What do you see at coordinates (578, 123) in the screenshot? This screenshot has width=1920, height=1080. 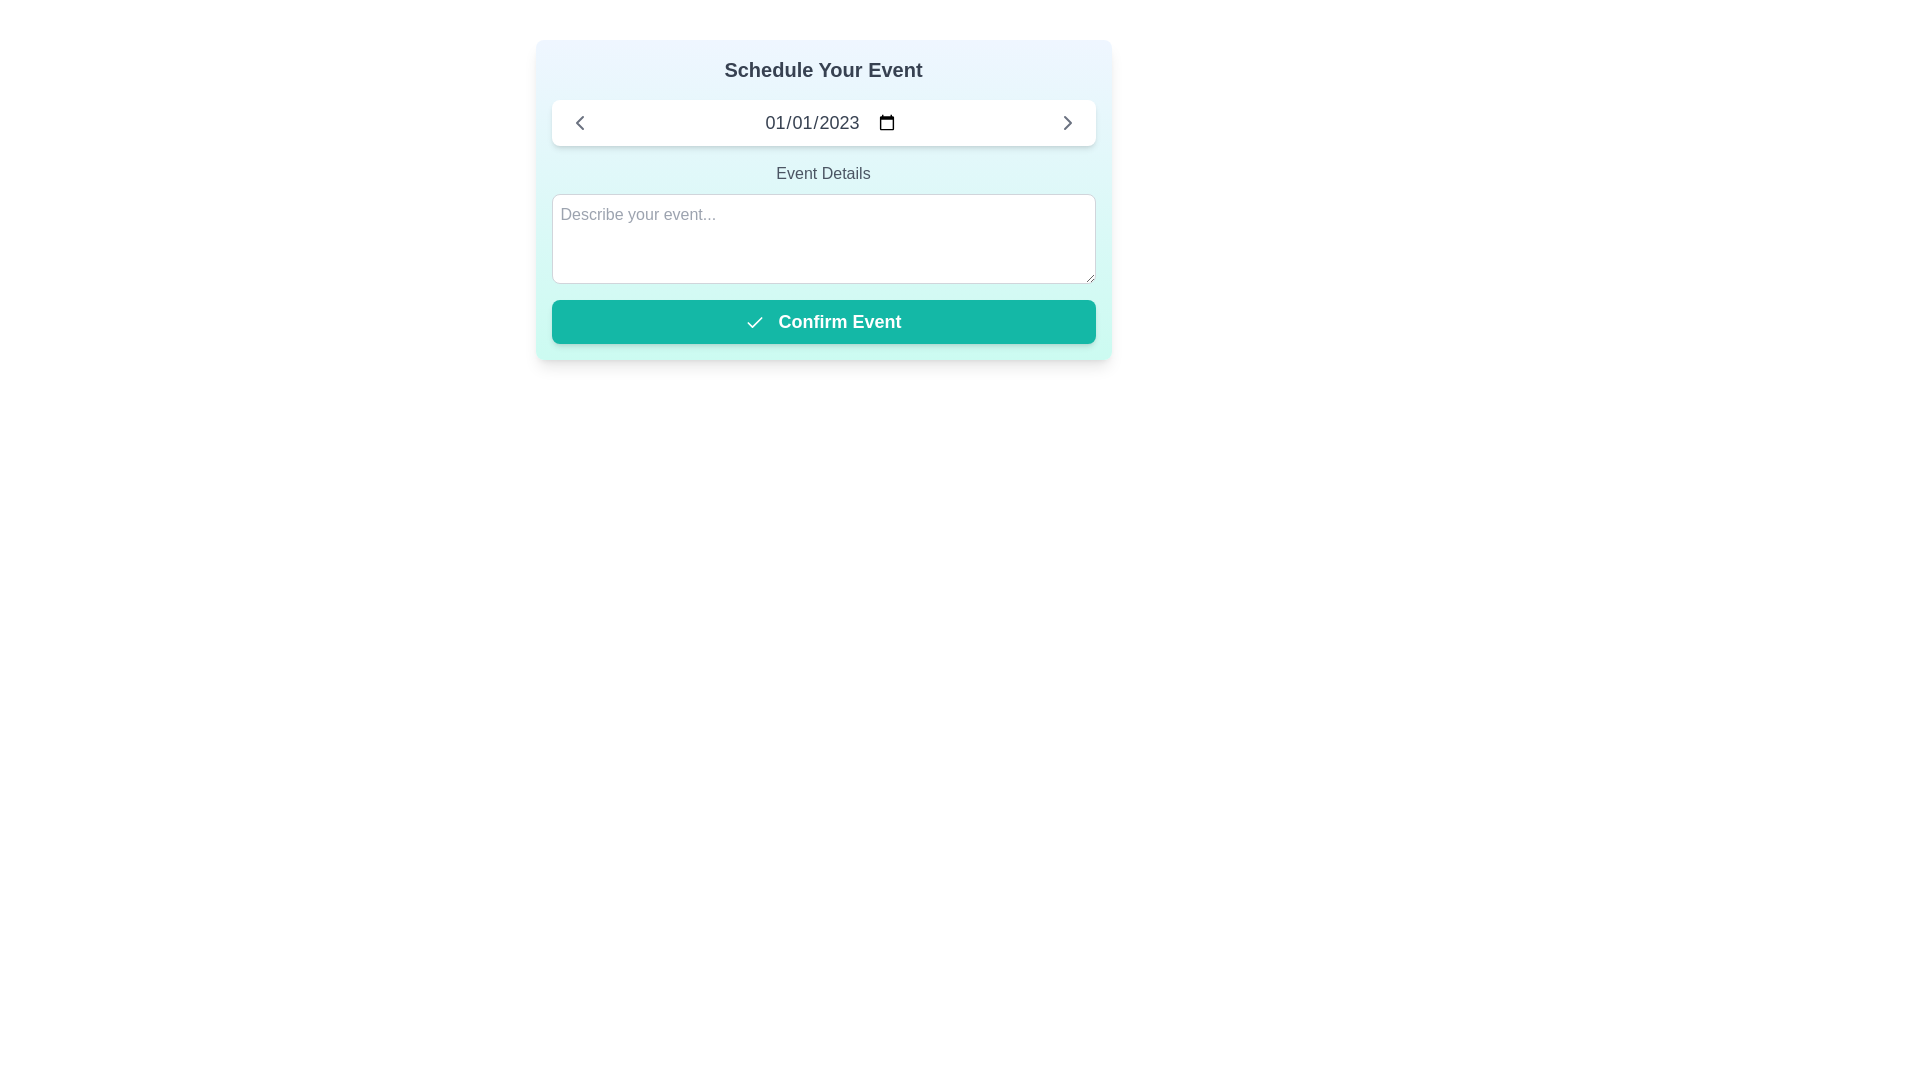 I see `the left-facing chevron button, which is gray and located within a white rectangular background` at bounding box center [578, 123].